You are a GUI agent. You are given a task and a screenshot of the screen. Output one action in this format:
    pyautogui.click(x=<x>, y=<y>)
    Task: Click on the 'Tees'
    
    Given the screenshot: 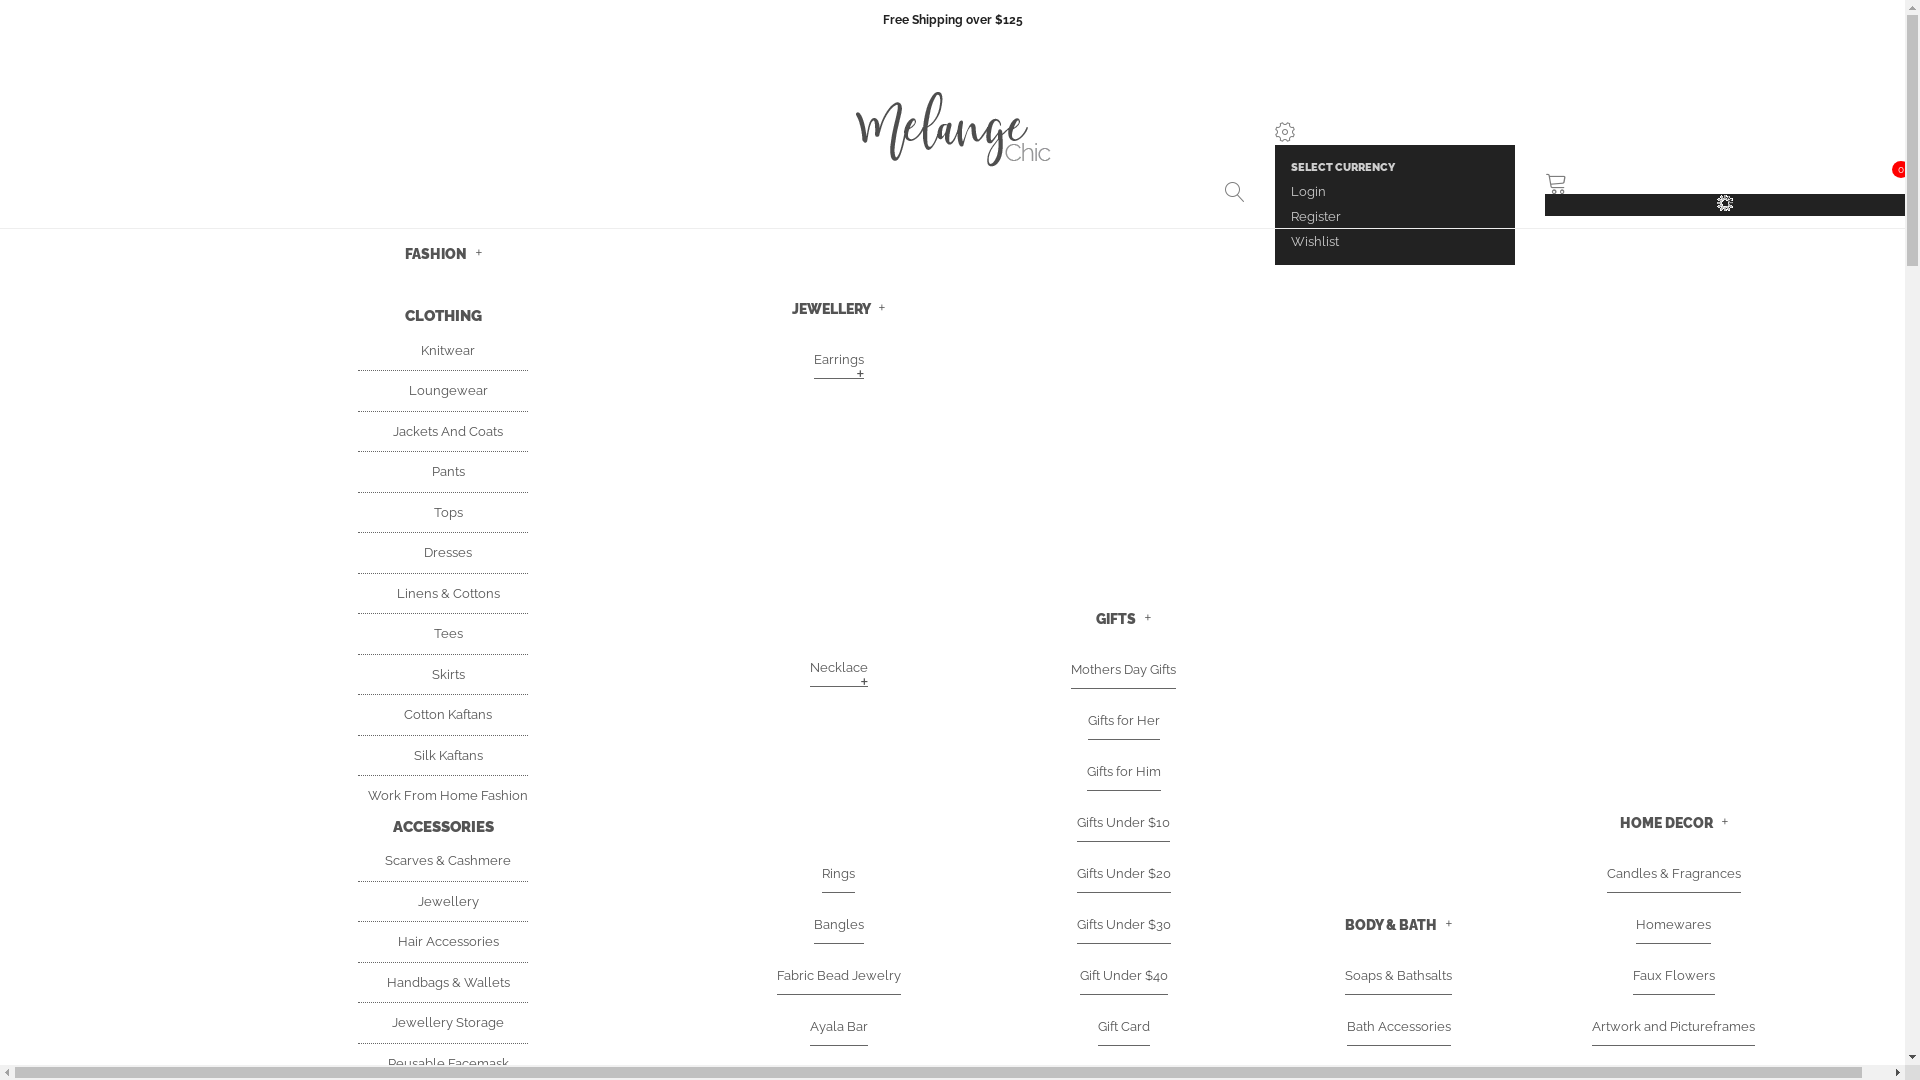 What is the action you would take?
    pyautogui.click(x=422, y=633)
    